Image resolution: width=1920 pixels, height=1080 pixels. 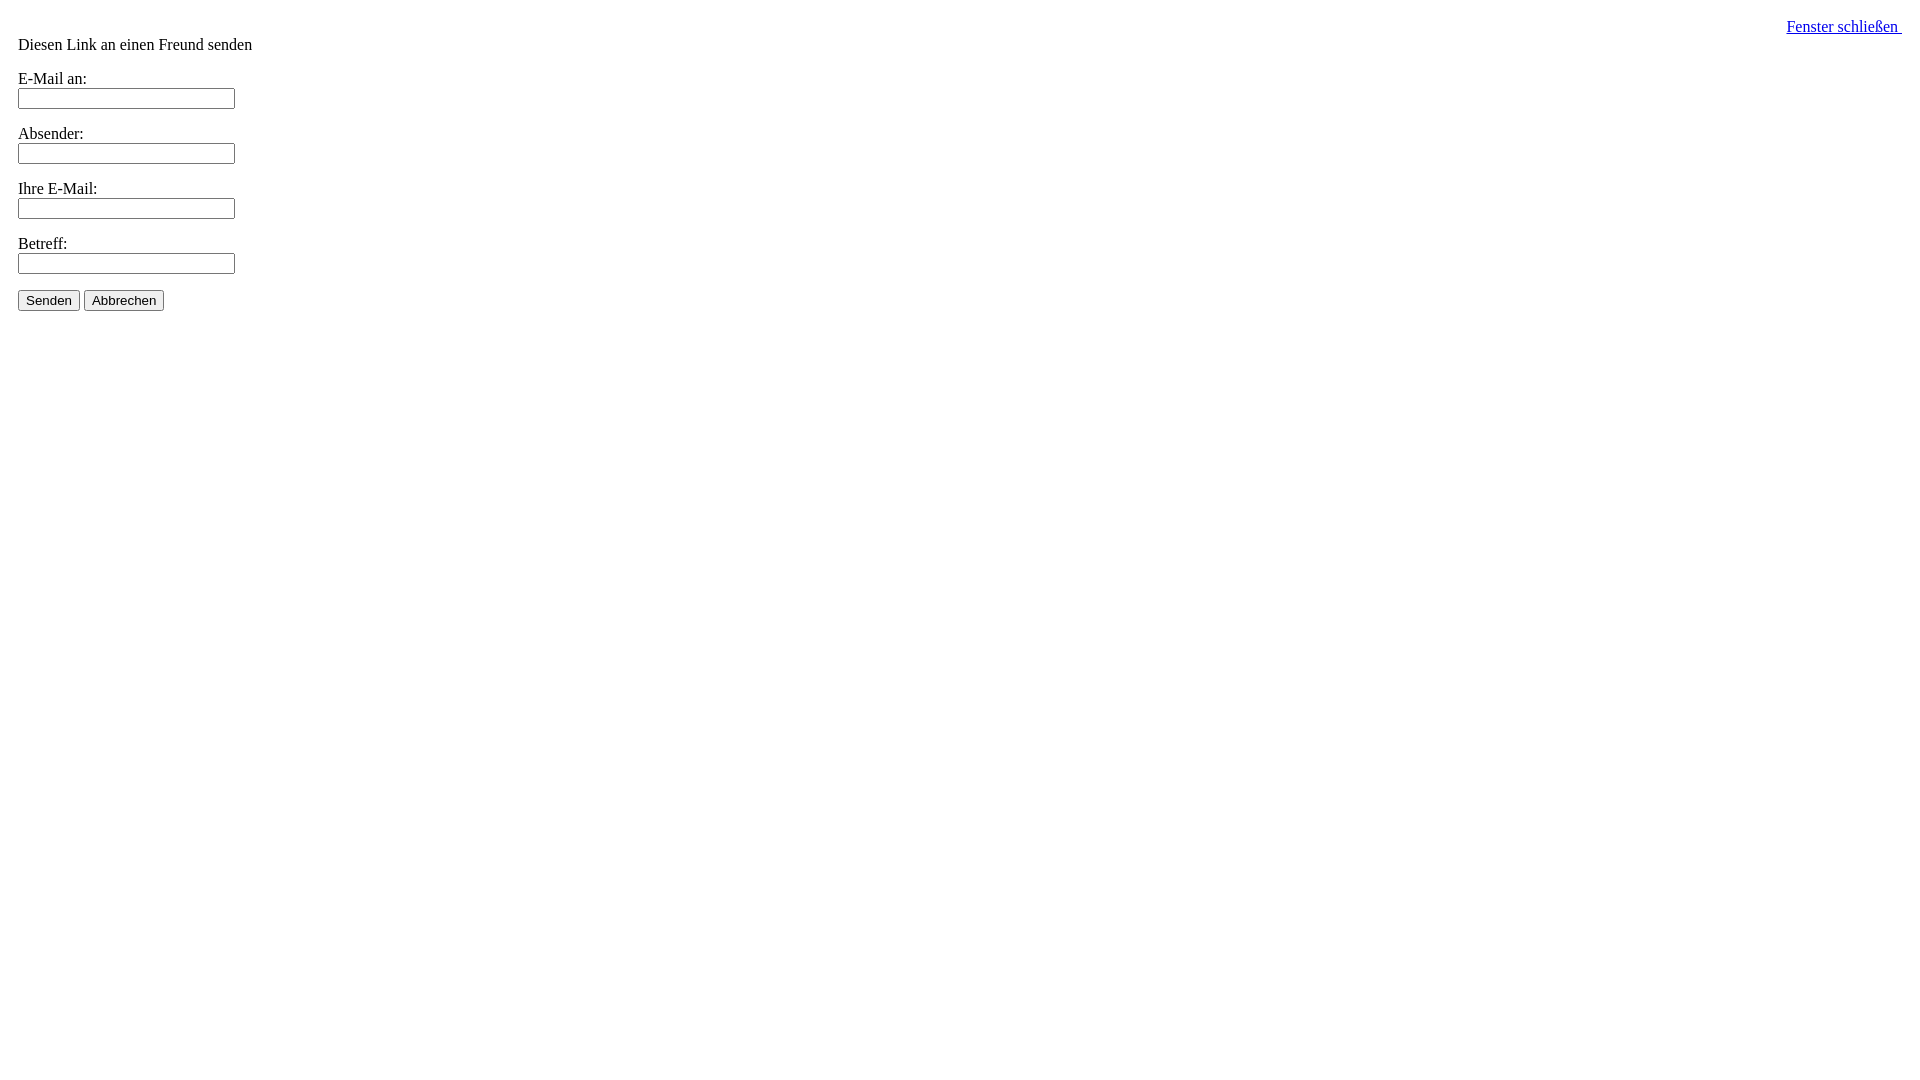 What do you see at coordinates (123, 300) in the screenshot?
I see `'Abbrechen'` at bounding box center [123, 300].